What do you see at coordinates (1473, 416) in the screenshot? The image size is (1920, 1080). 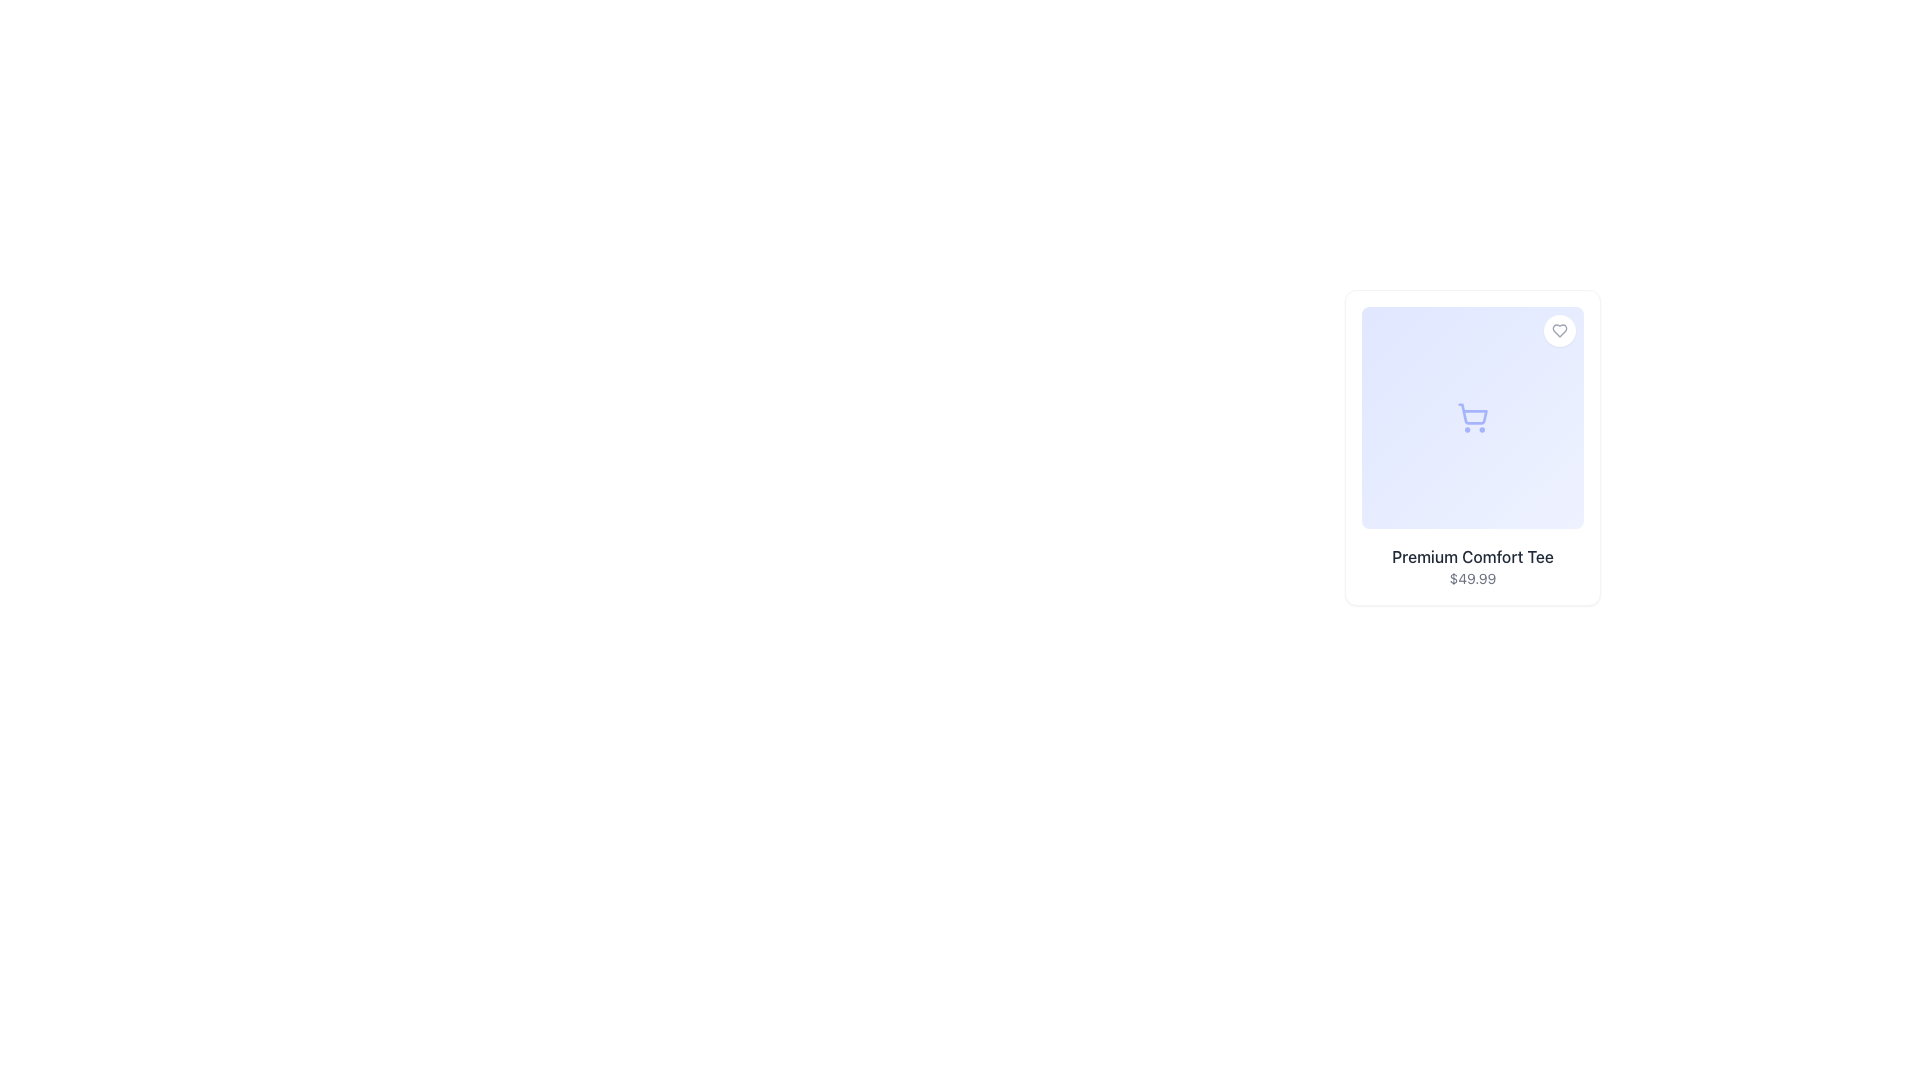 I see `the shopping cart icon located in the top-left corner of the product card for the 'Premium Comfort Tee'` at bounding box center [1473, 416].